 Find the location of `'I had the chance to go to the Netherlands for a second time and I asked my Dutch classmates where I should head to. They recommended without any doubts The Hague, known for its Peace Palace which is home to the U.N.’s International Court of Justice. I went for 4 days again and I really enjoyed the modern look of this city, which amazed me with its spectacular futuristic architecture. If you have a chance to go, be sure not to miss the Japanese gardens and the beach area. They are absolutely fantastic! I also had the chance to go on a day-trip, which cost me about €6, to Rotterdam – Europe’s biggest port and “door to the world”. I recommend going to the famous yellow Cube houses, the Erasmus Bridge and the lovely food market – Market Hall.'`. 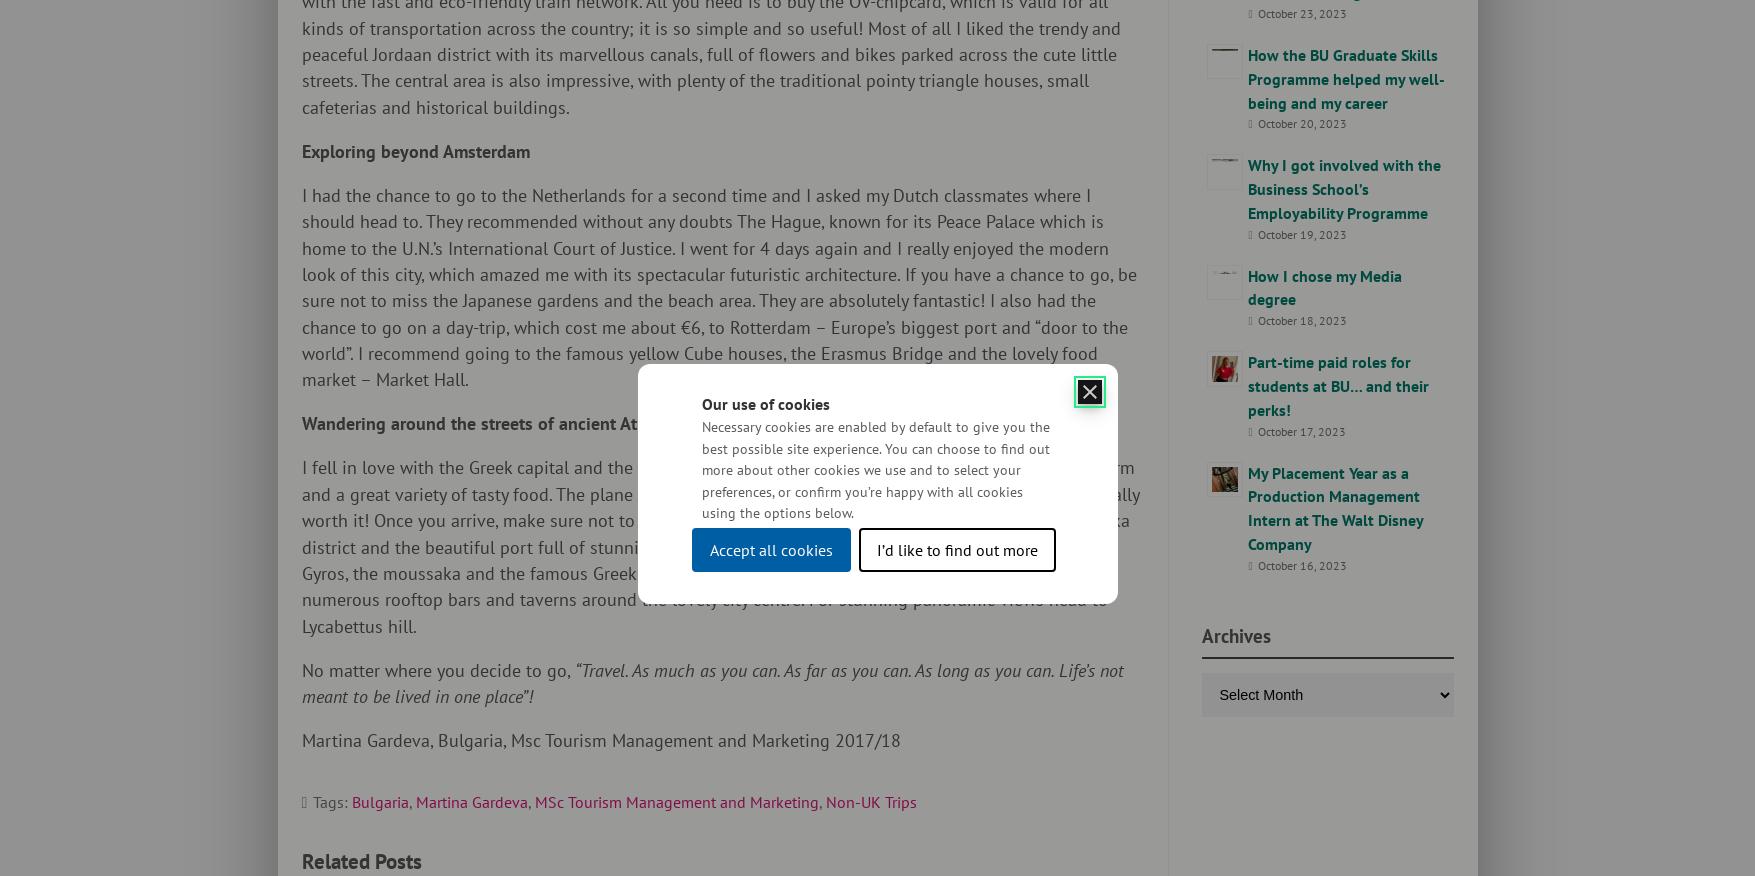

'I had the chance to go to the Netherlands for a second time and I asked my Dutch classmates where I should head to. They recommended without any doubts The Hague, known for its Peace Palace which is home to the U.N.’s International Court of Justice. I went for 4 days again and I really enjoyed the modern look of this city, which amazed me with its spectacular futuristic architecture. If you have a chance to go, be sure not to miss the Japanese gardens and the beach area. They are absolutely fantastic! I also had the chance to go on a day-trip, which cost me about €6, to Rotterdam – Europe’s biggest port and “door to the world”. I recommend going to the famous yellow Cube houses, the Erasmus Bridge and the lovely food market – Market Hall.' is located at coordinates (299, 286).